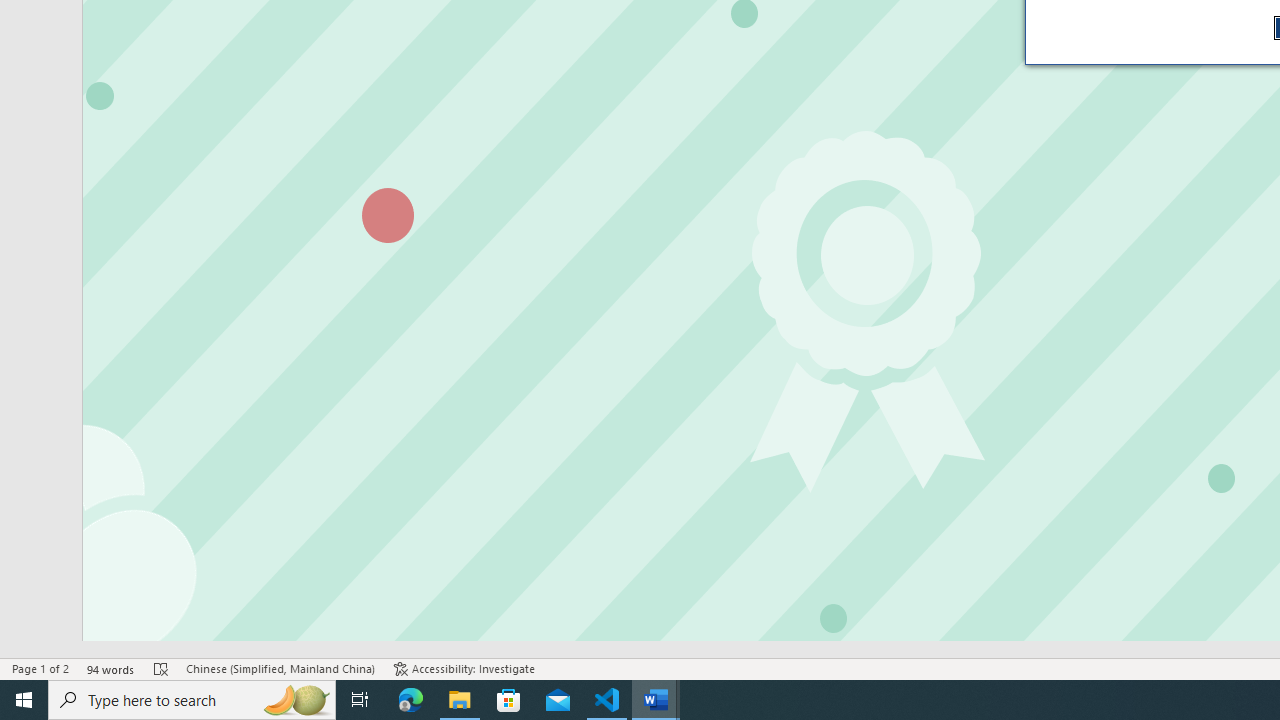  I want to click on 'Microsoft Edge', so click(410, 698).